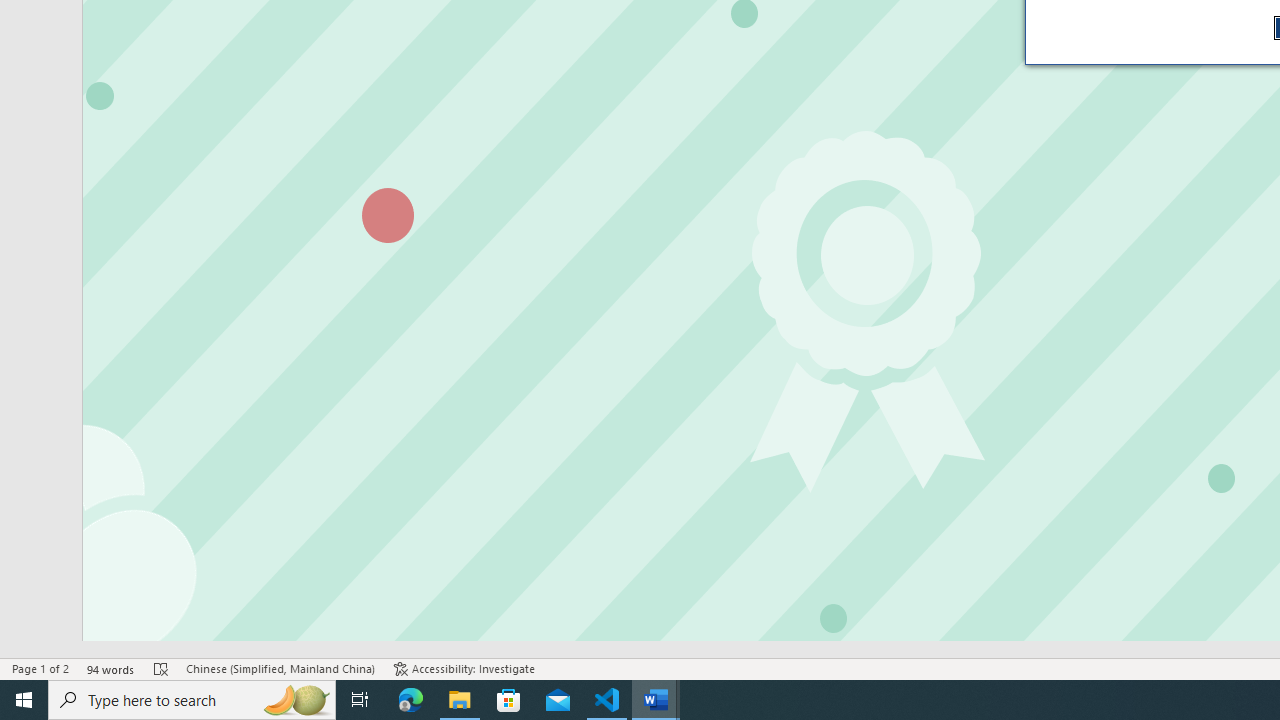  I want to click on 'Microsoft Edge', so click(410, 698).